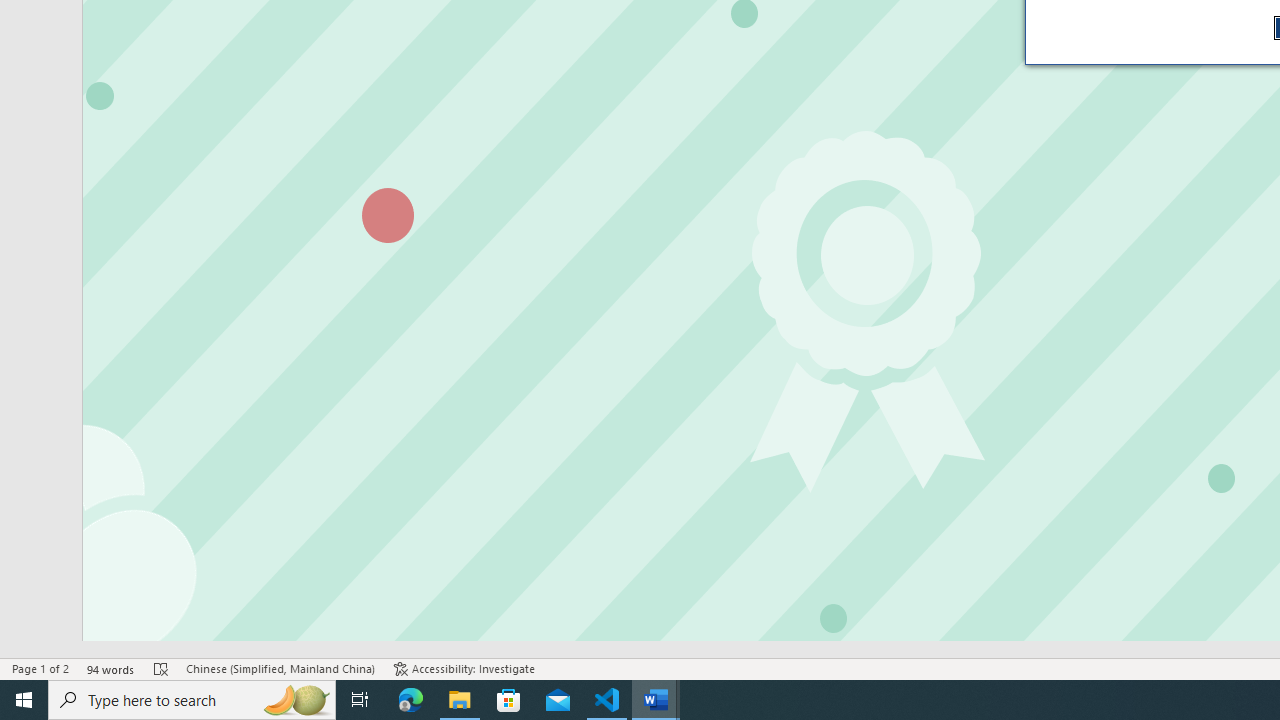  I want to click on 'Microsoft Edge', so click(410, 698).